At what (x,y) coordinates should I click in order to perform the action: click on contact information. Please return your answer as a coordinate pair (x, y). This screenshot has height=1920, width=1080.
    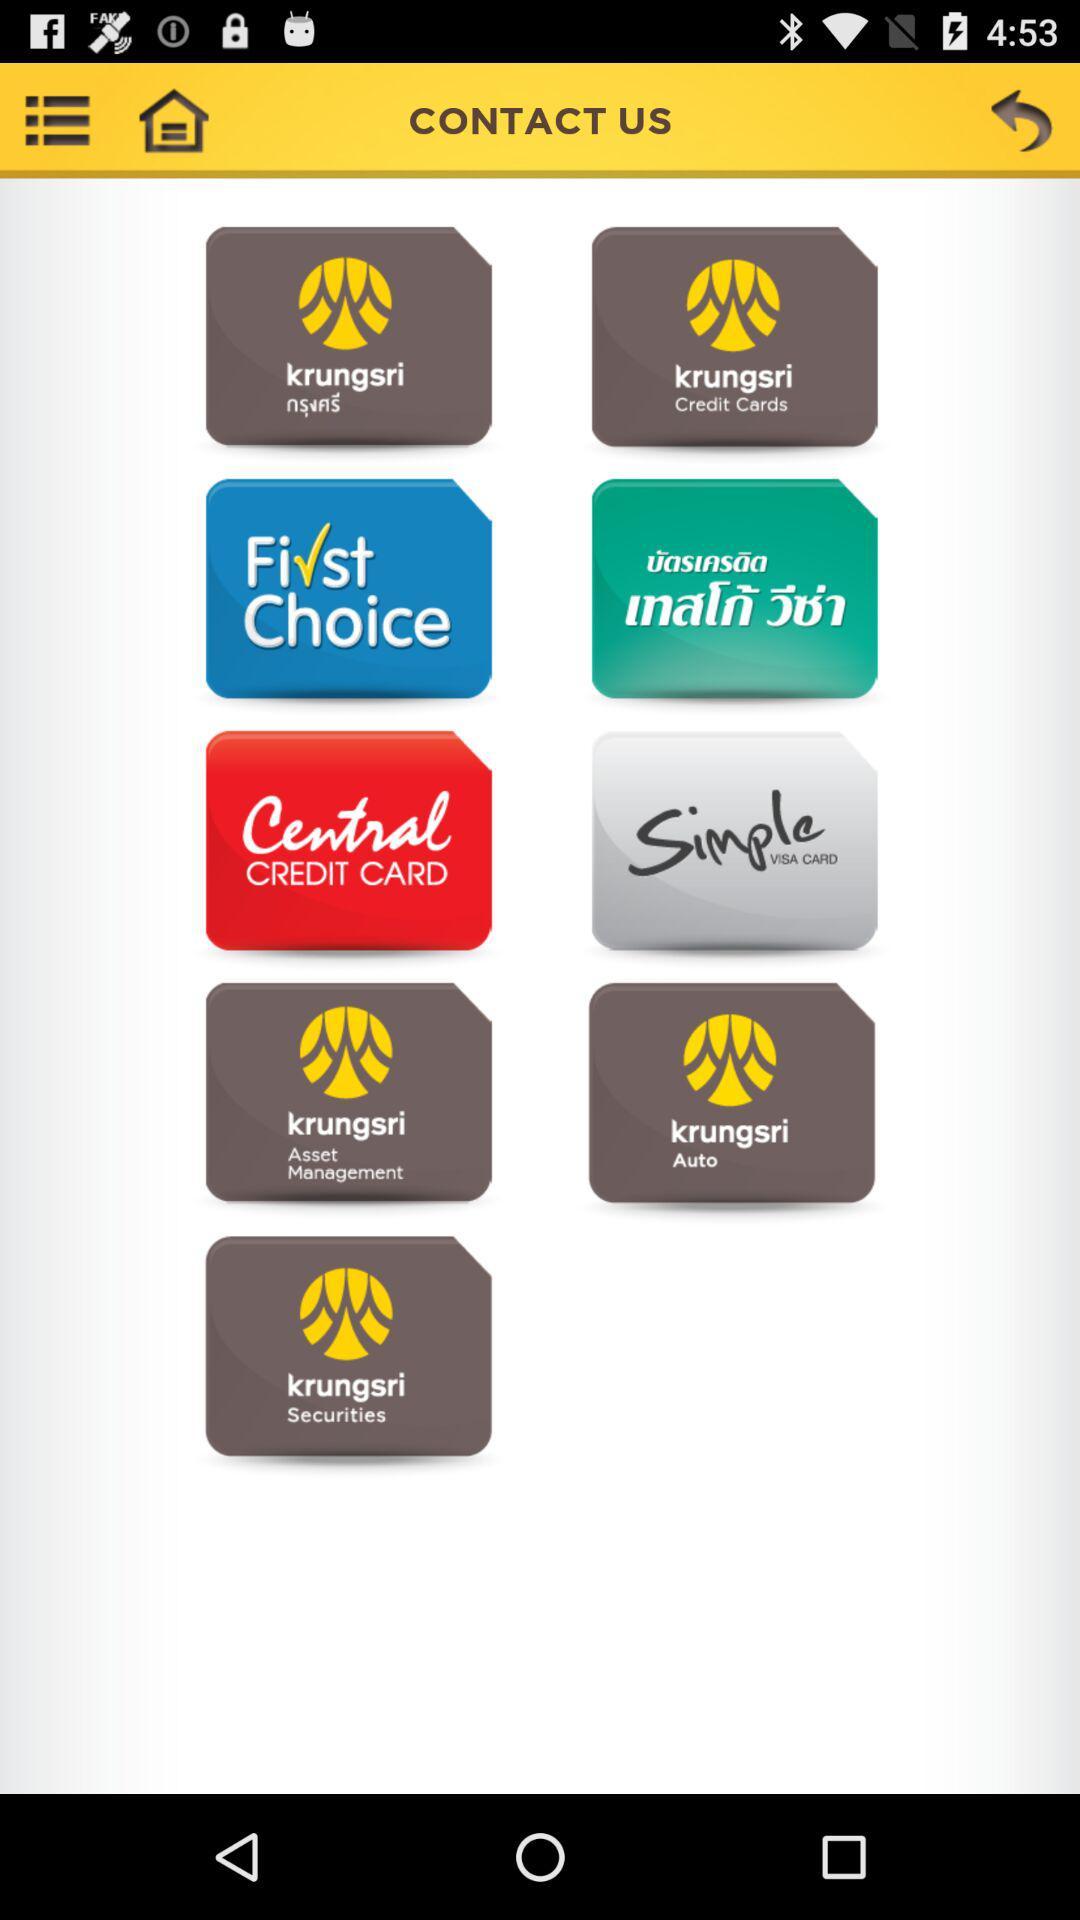
    Looking at the image, I should click on (731, 850).